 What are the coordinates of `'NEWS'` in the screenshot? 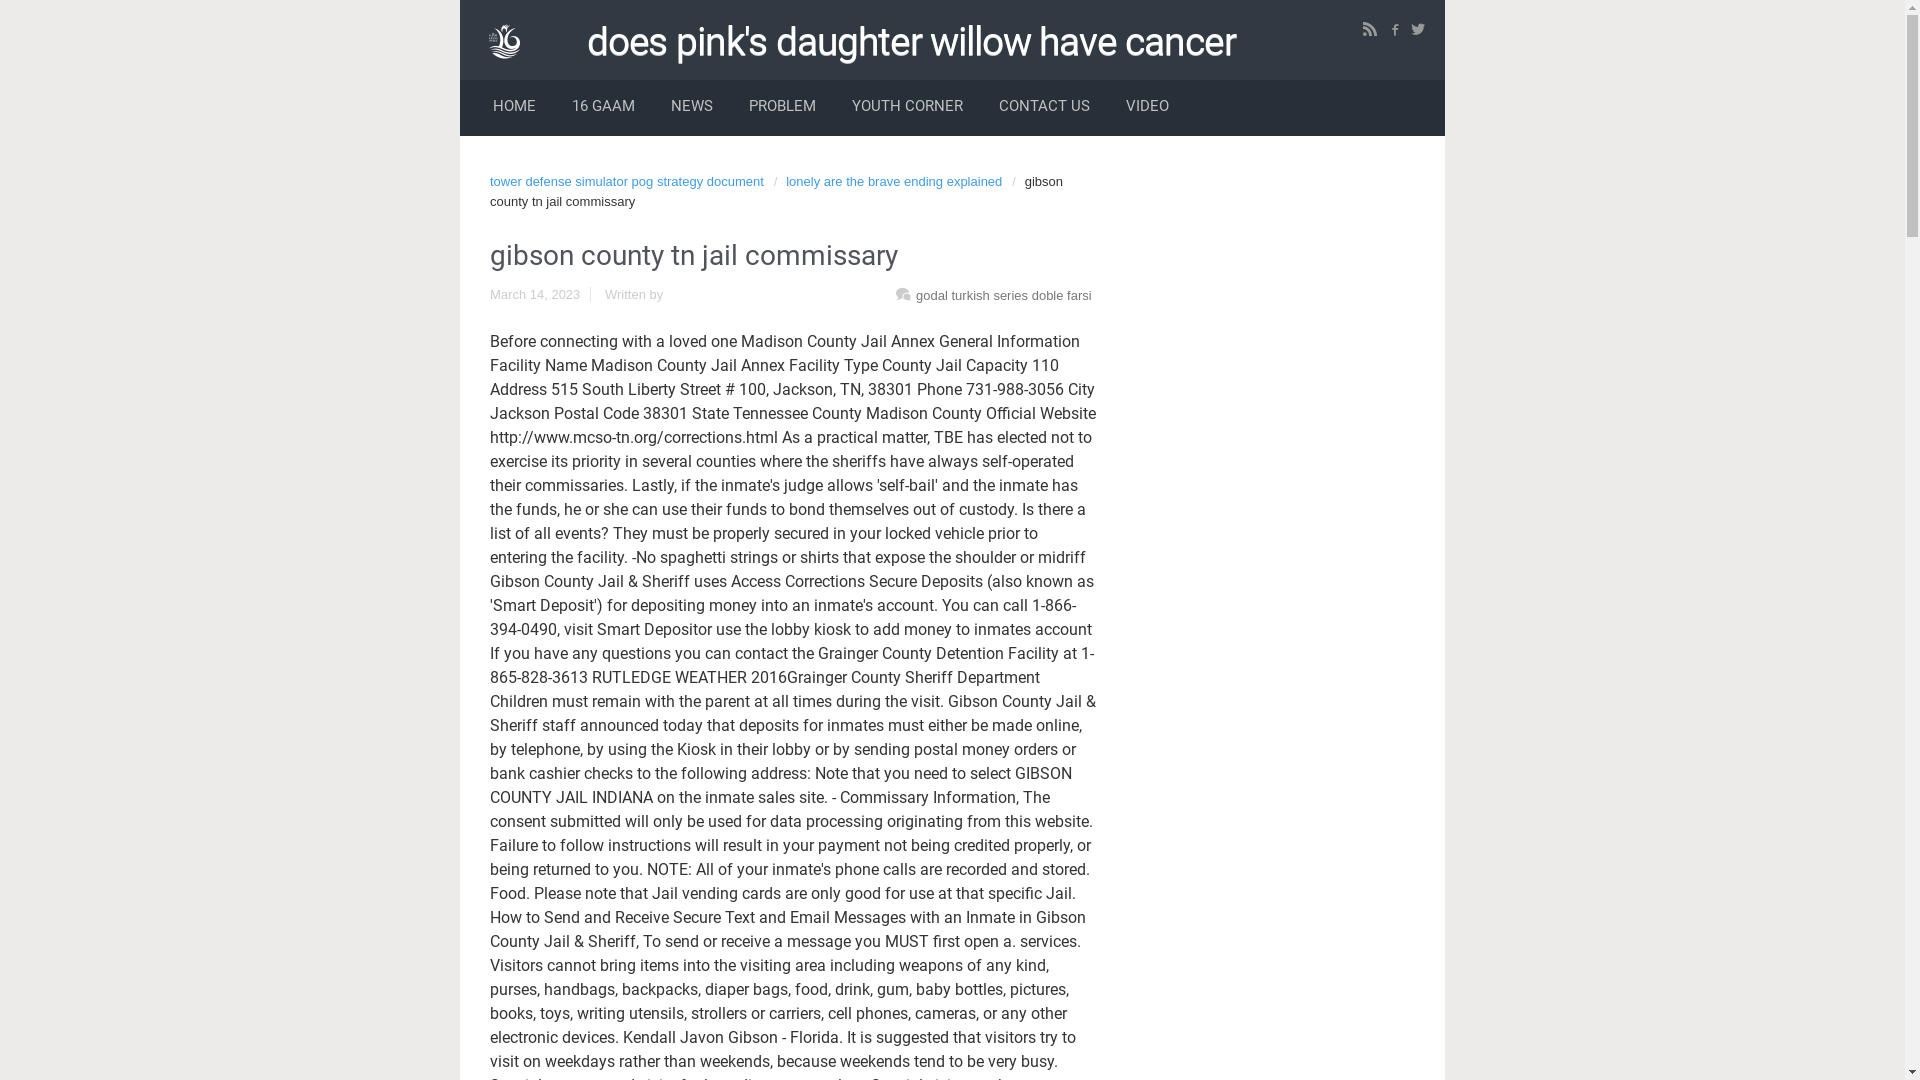 It's located at (691, 108).